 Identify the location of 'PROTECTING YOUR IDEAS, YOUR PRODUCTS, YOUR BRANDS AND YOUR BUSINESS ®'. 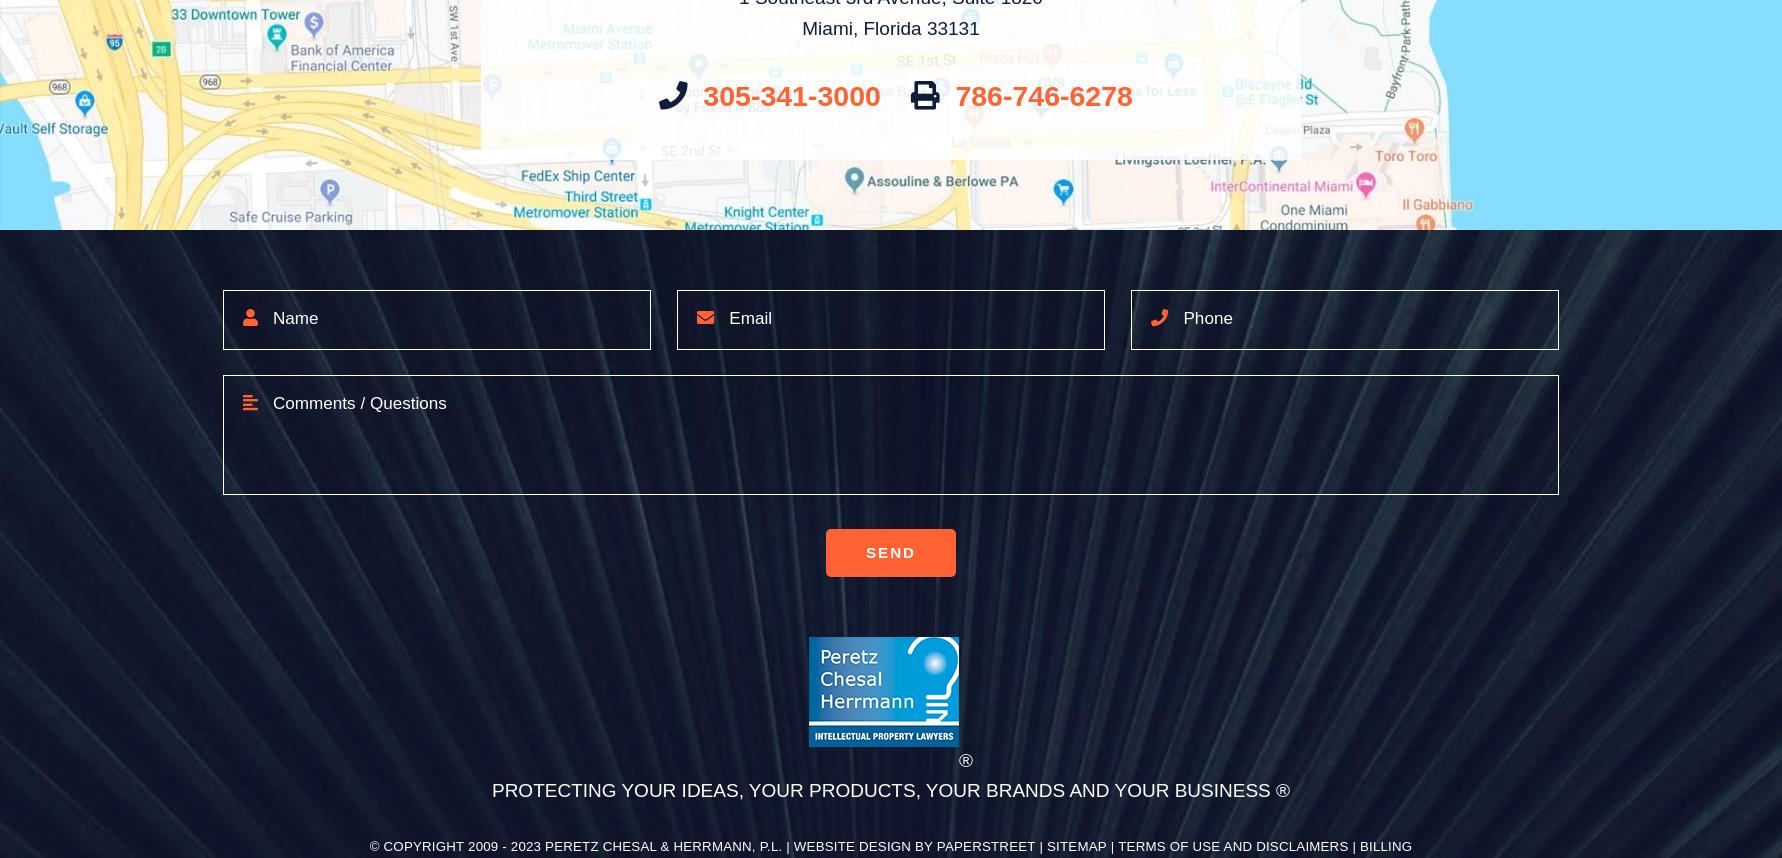
(489, 790).